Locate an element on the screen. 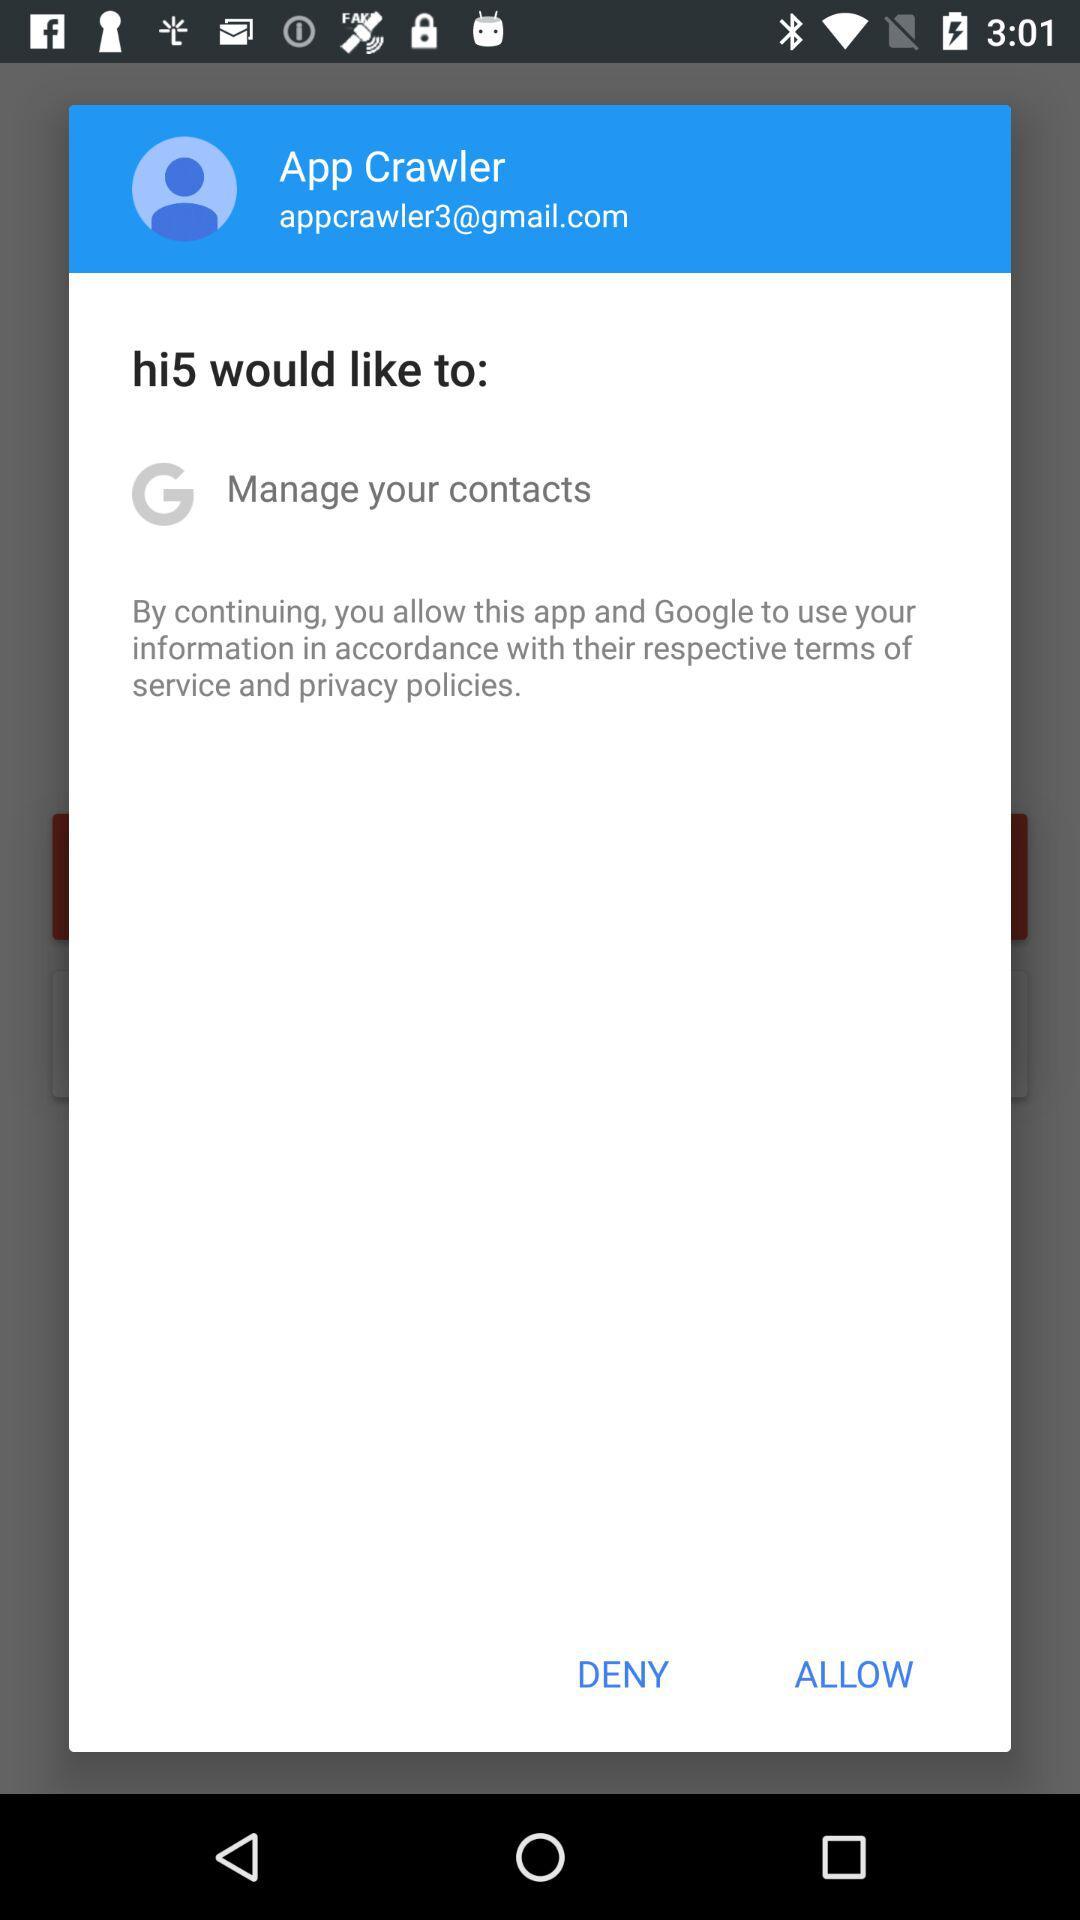  item above the appcrawler3@gmail.com is located at coordinates (392, 164).